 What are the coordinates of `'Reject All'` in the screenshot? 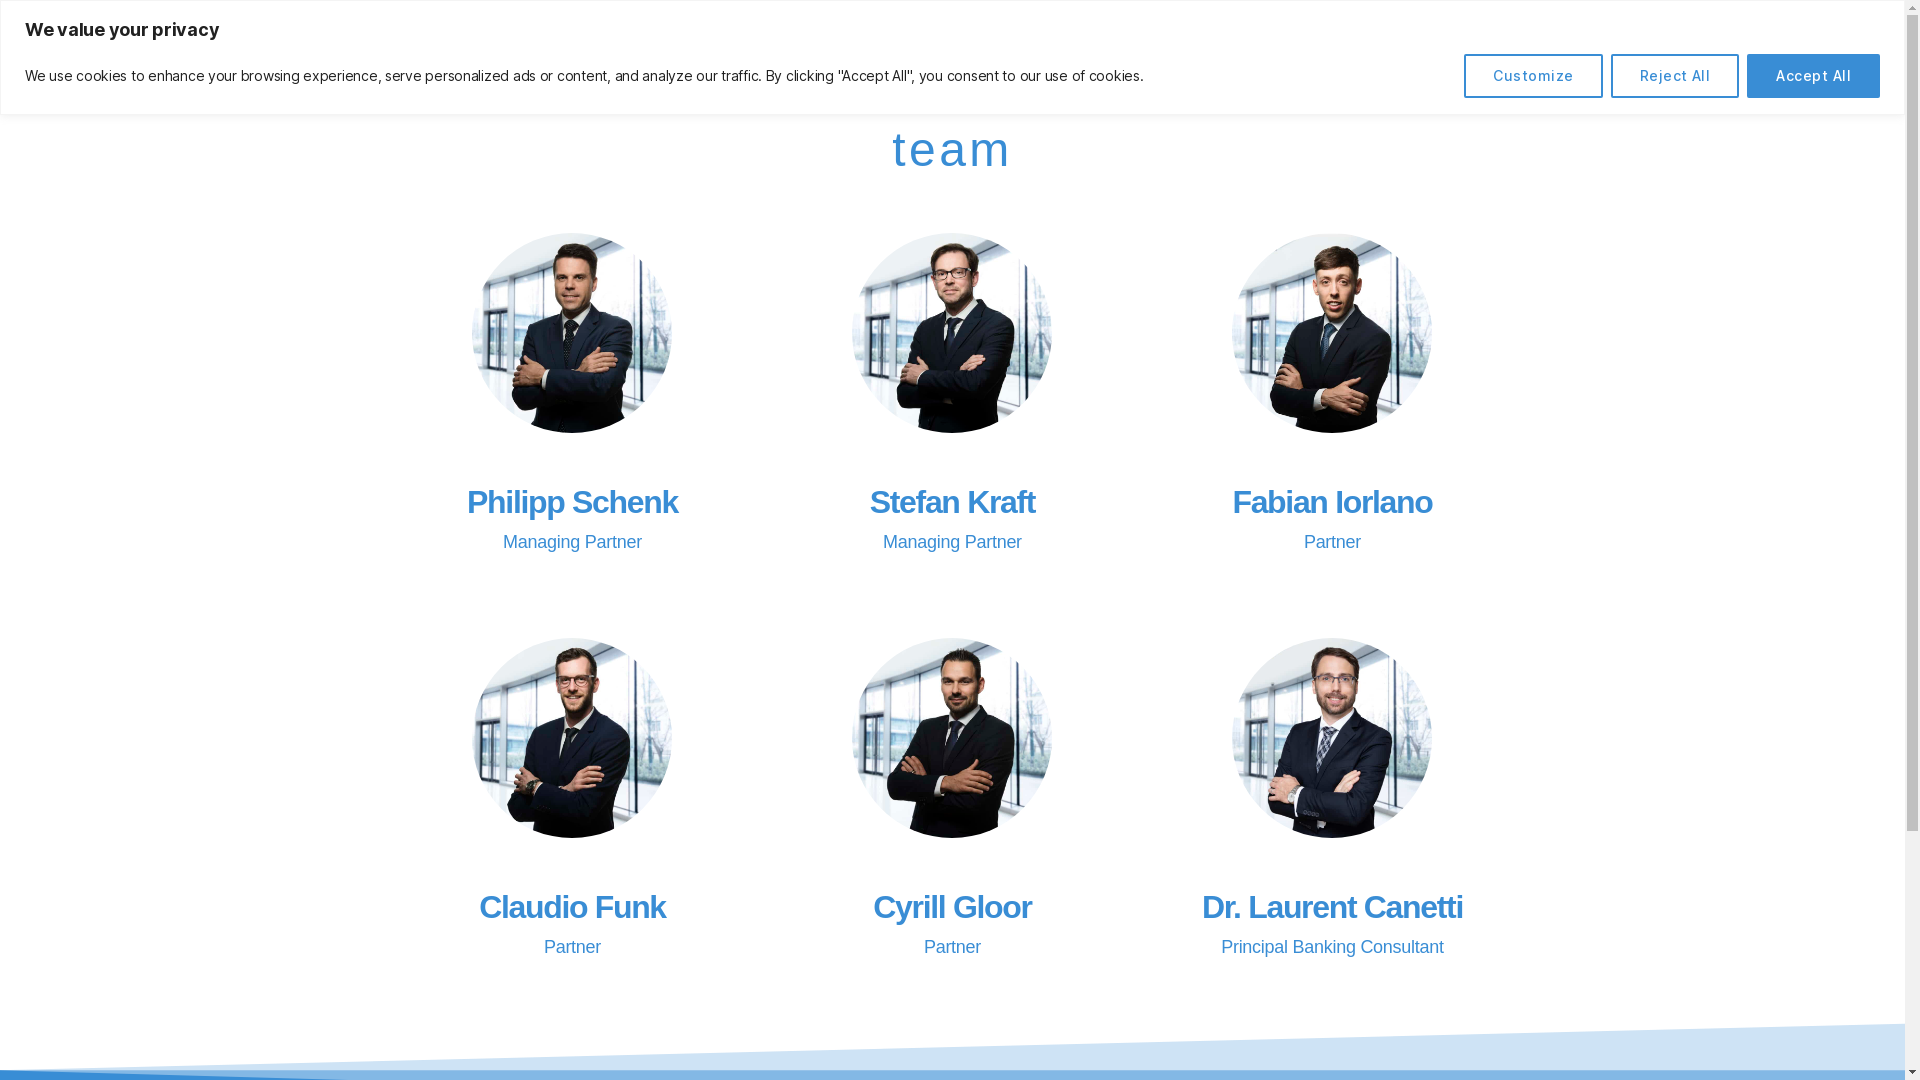 It's located at (1675, 75).